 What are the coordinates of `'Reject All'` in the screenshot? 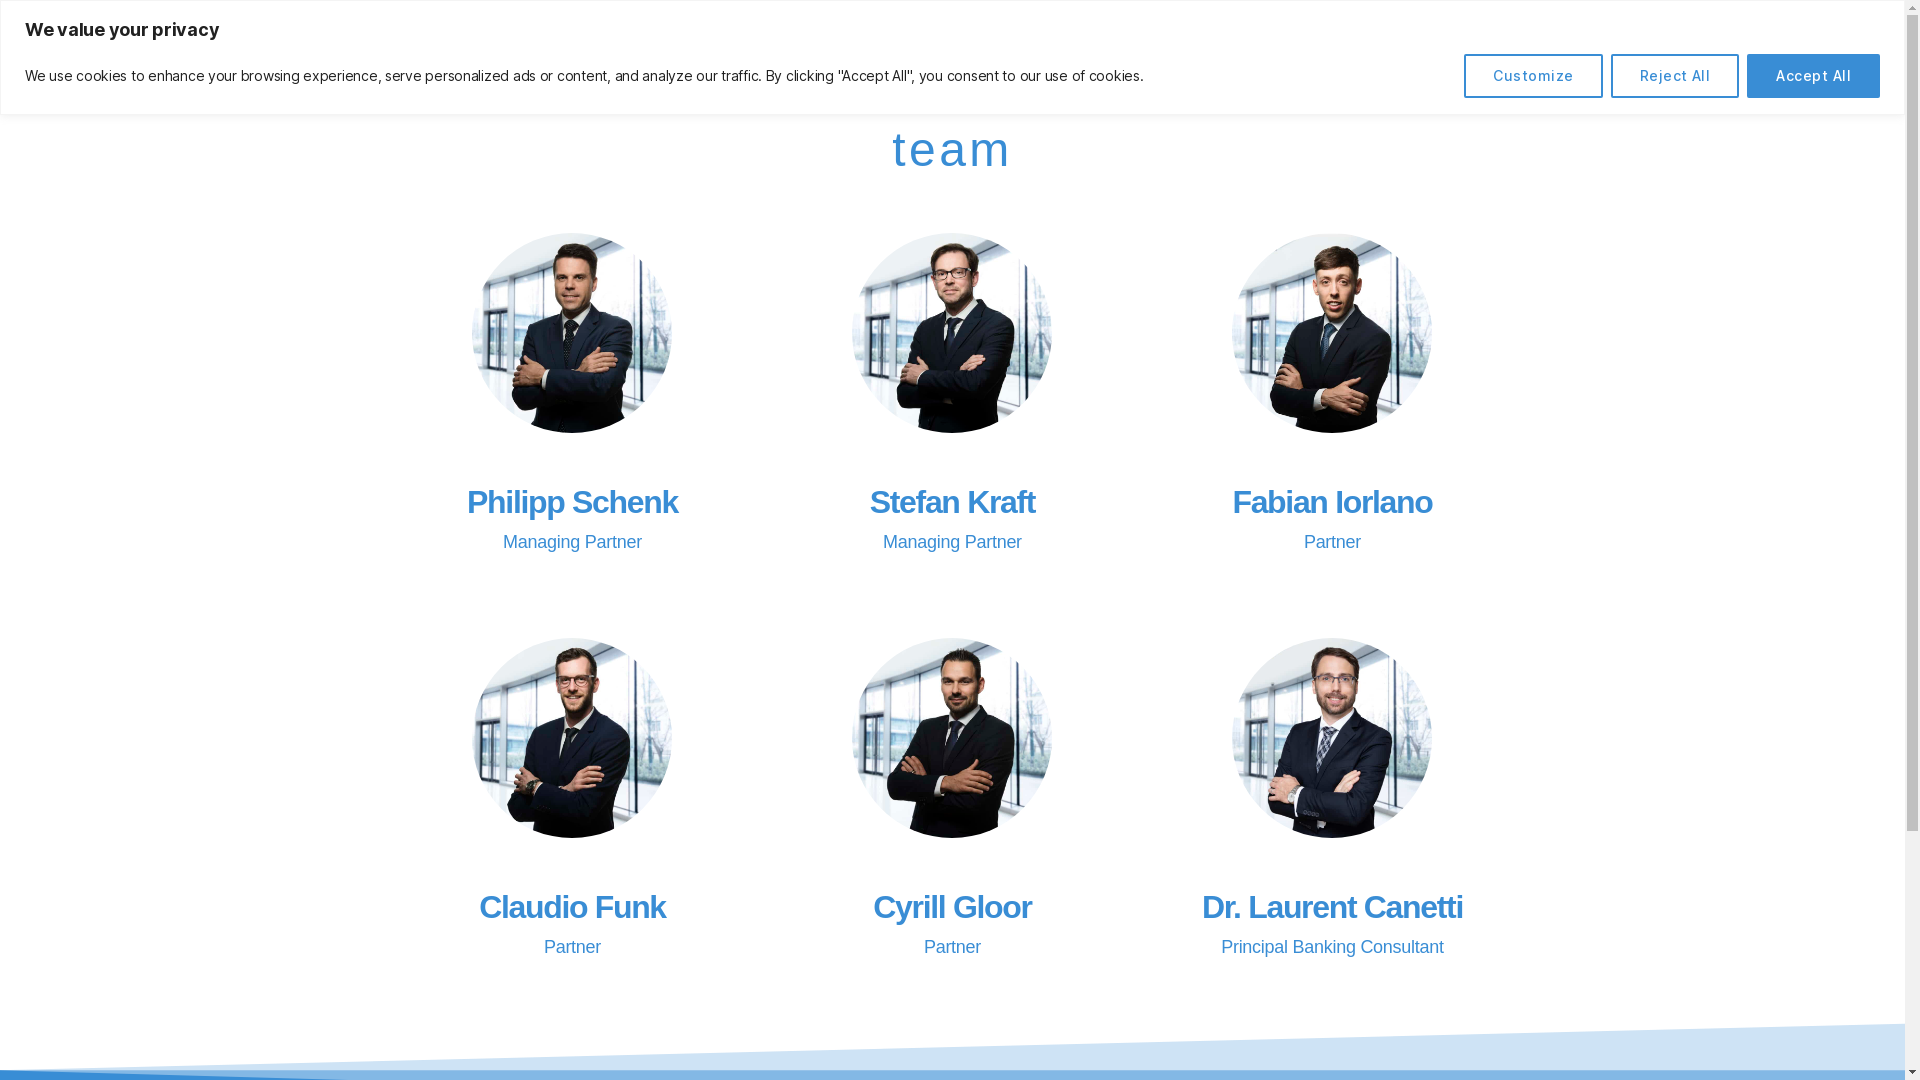 It's located at (1675, 75).